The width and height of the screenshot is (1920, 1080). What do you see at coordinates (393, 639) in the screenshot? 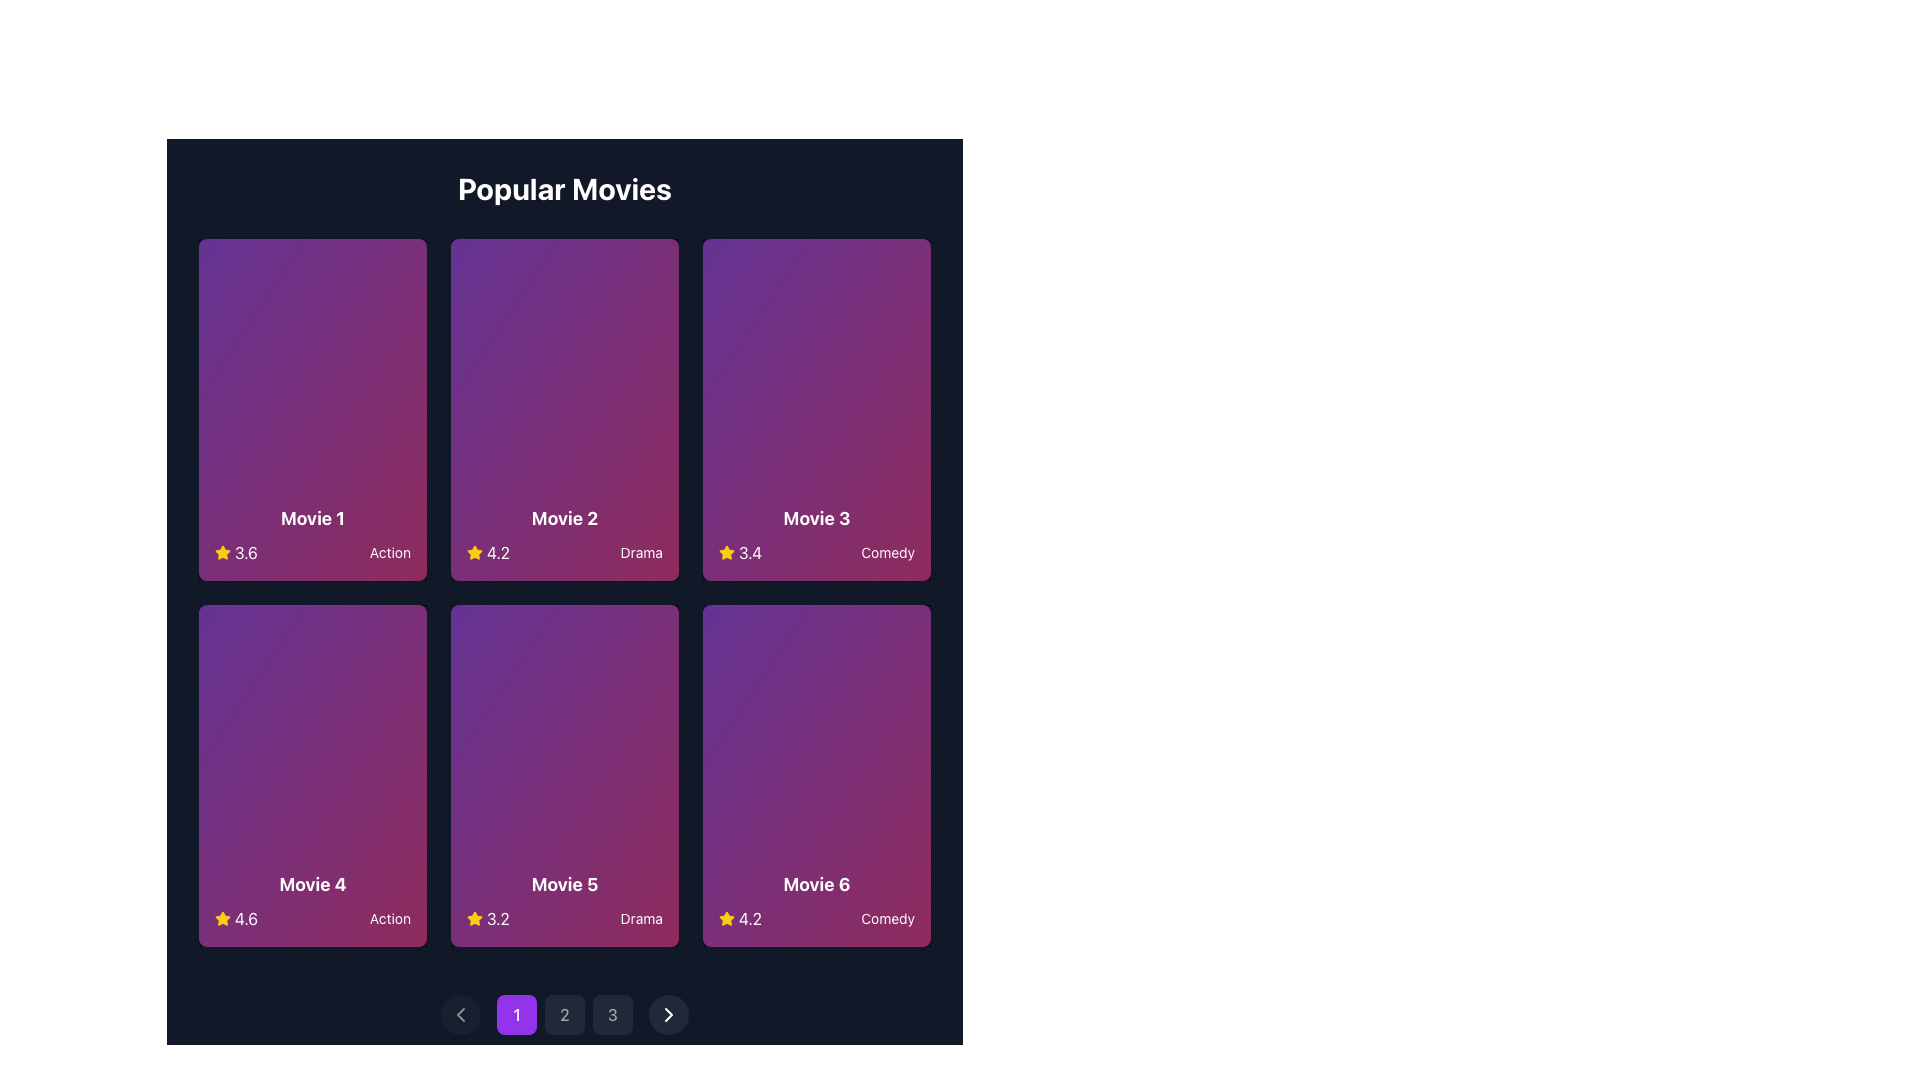
I see `the like button in the upper-right corner of the 'Movie 4' card` at bounding box center [393, 639].